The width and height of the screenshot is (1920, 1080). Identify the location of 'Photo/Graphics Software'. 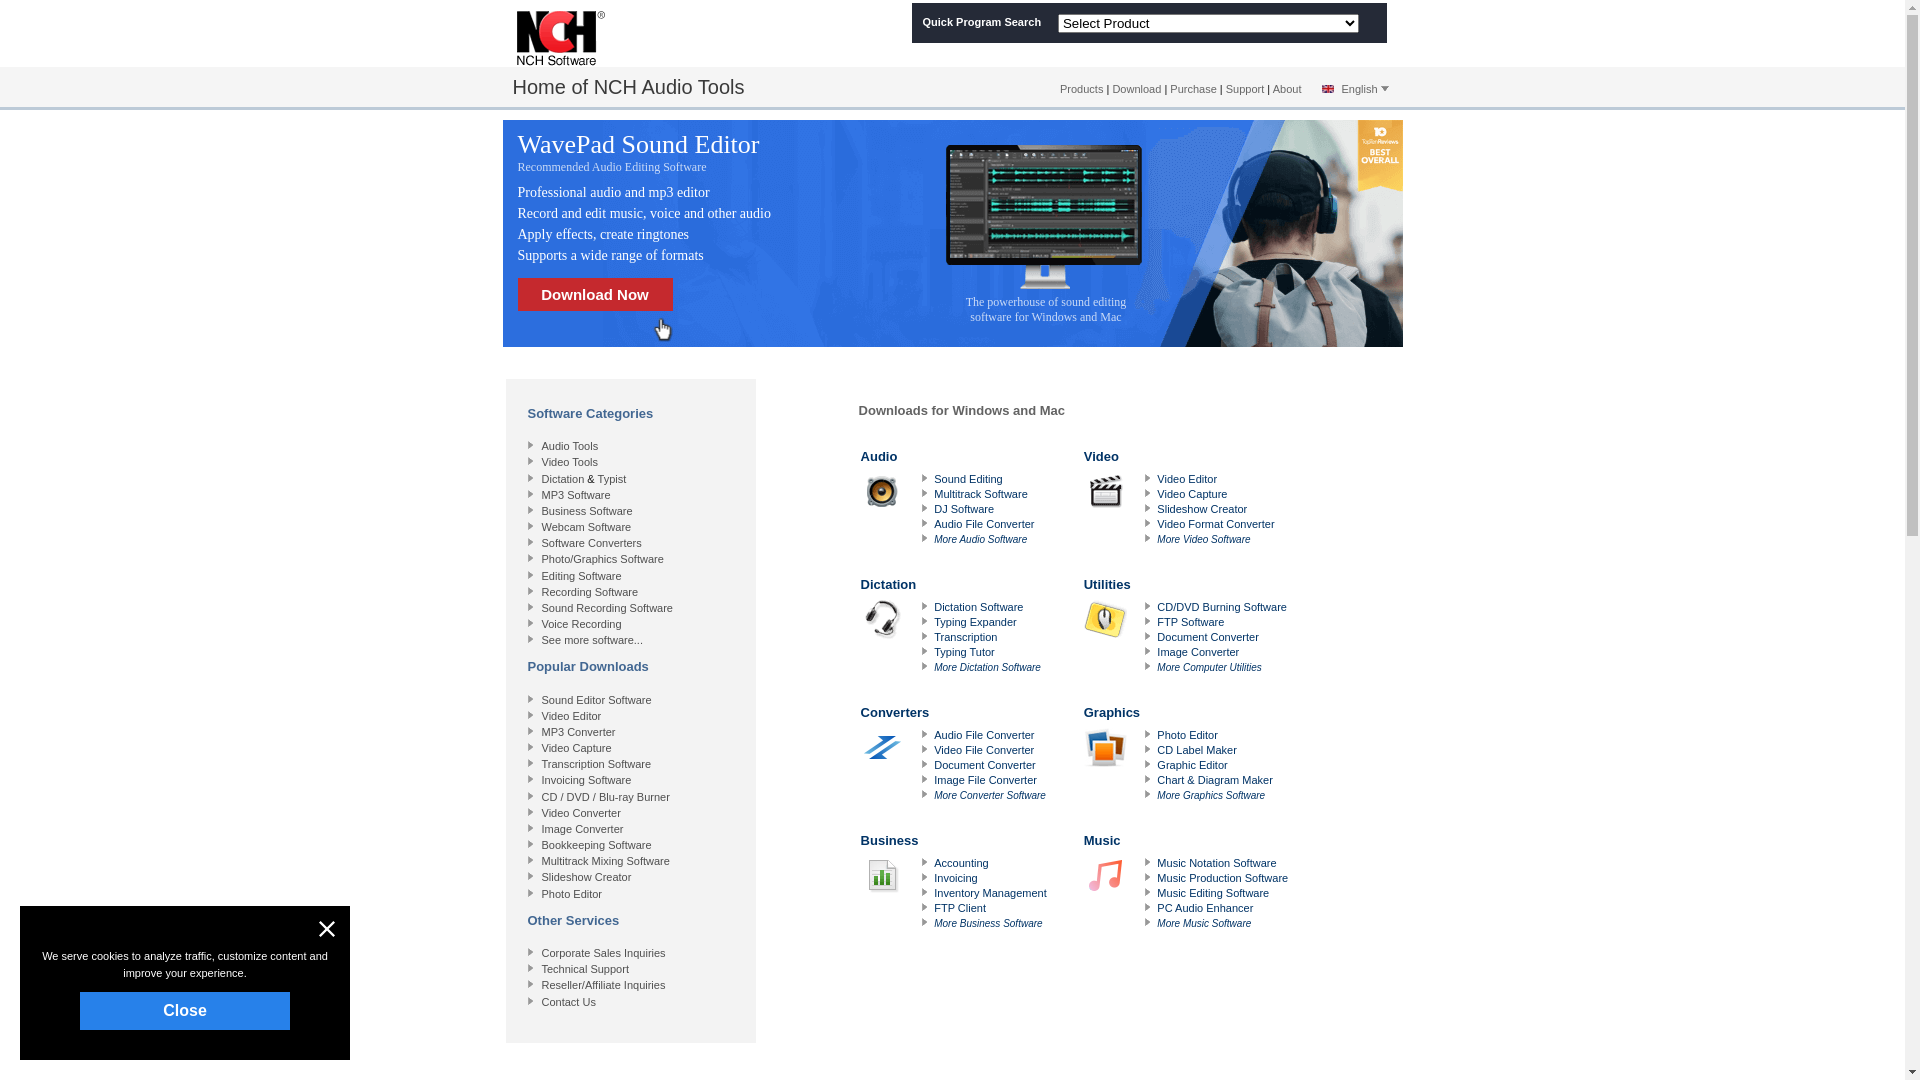
(602, 559).